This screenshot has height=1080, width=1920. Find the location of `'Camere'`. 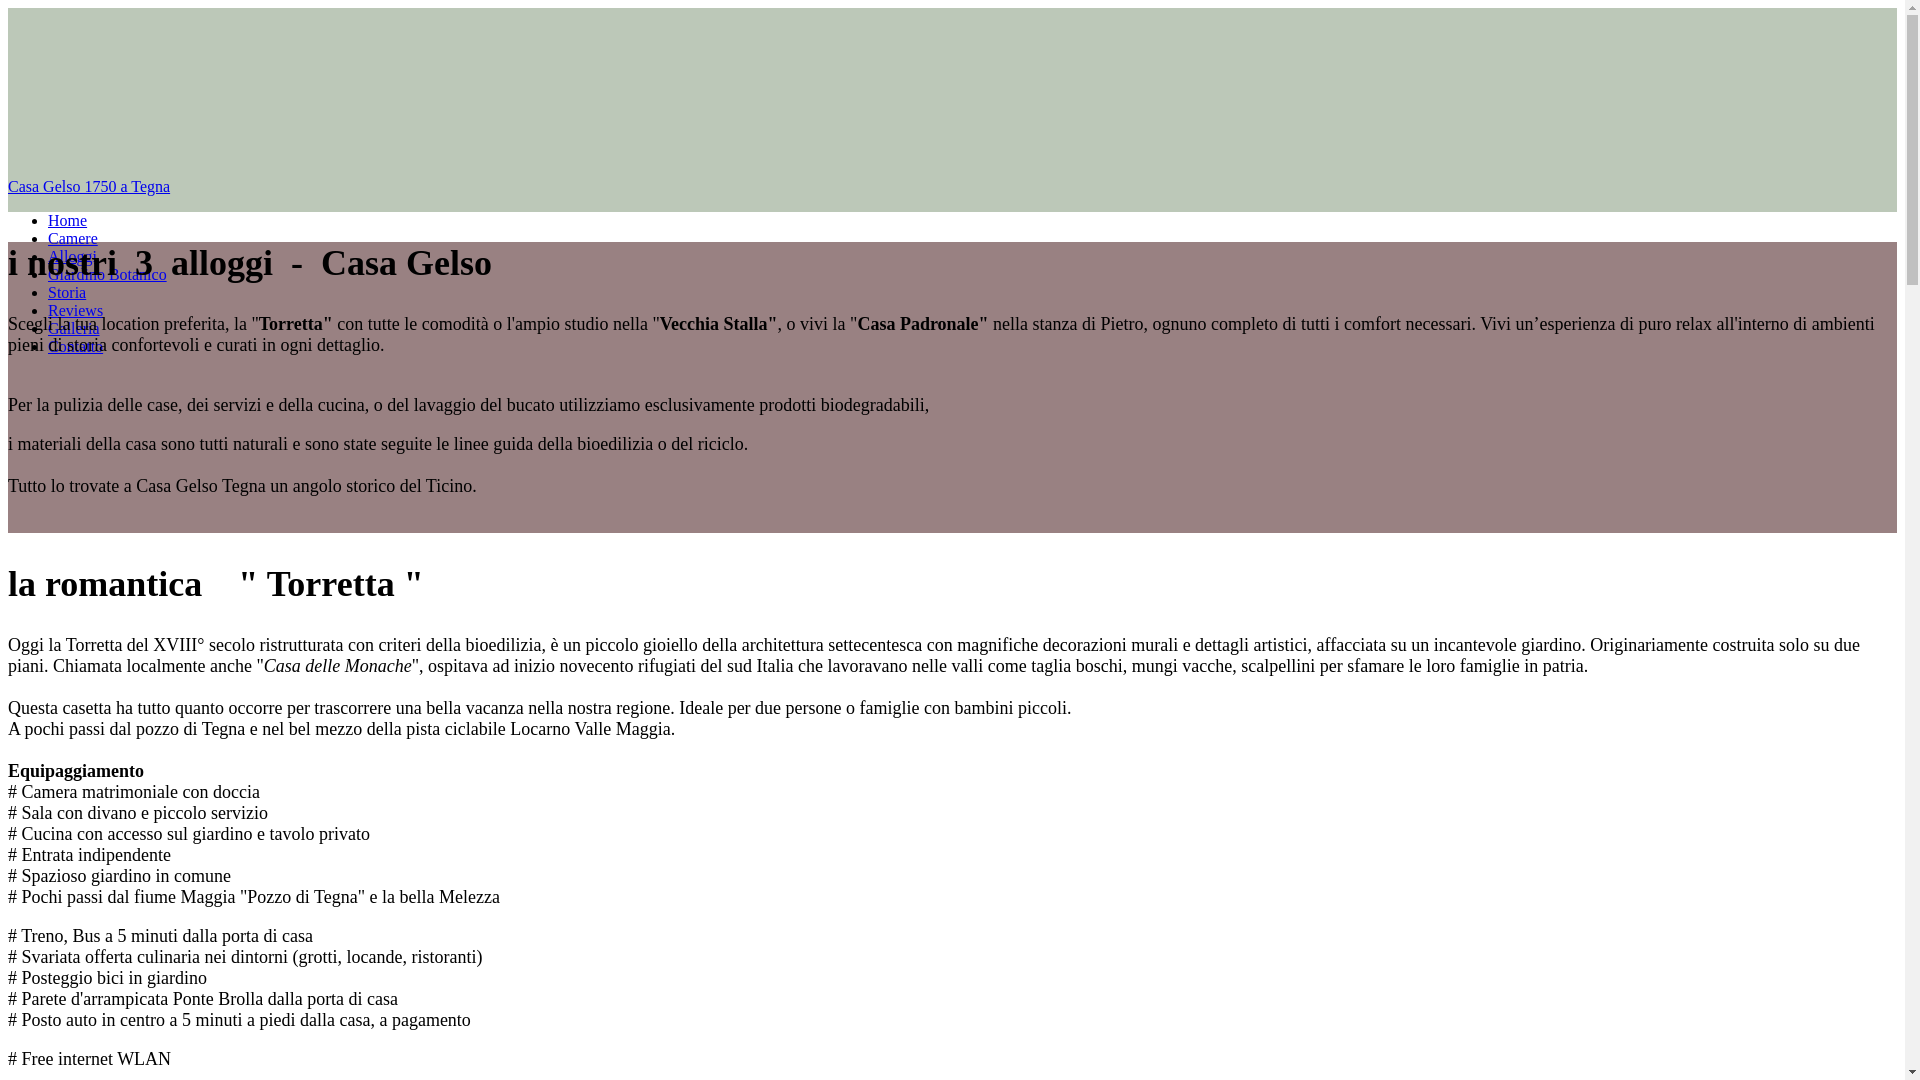

'Camere' is located at coordinates (72, 237).